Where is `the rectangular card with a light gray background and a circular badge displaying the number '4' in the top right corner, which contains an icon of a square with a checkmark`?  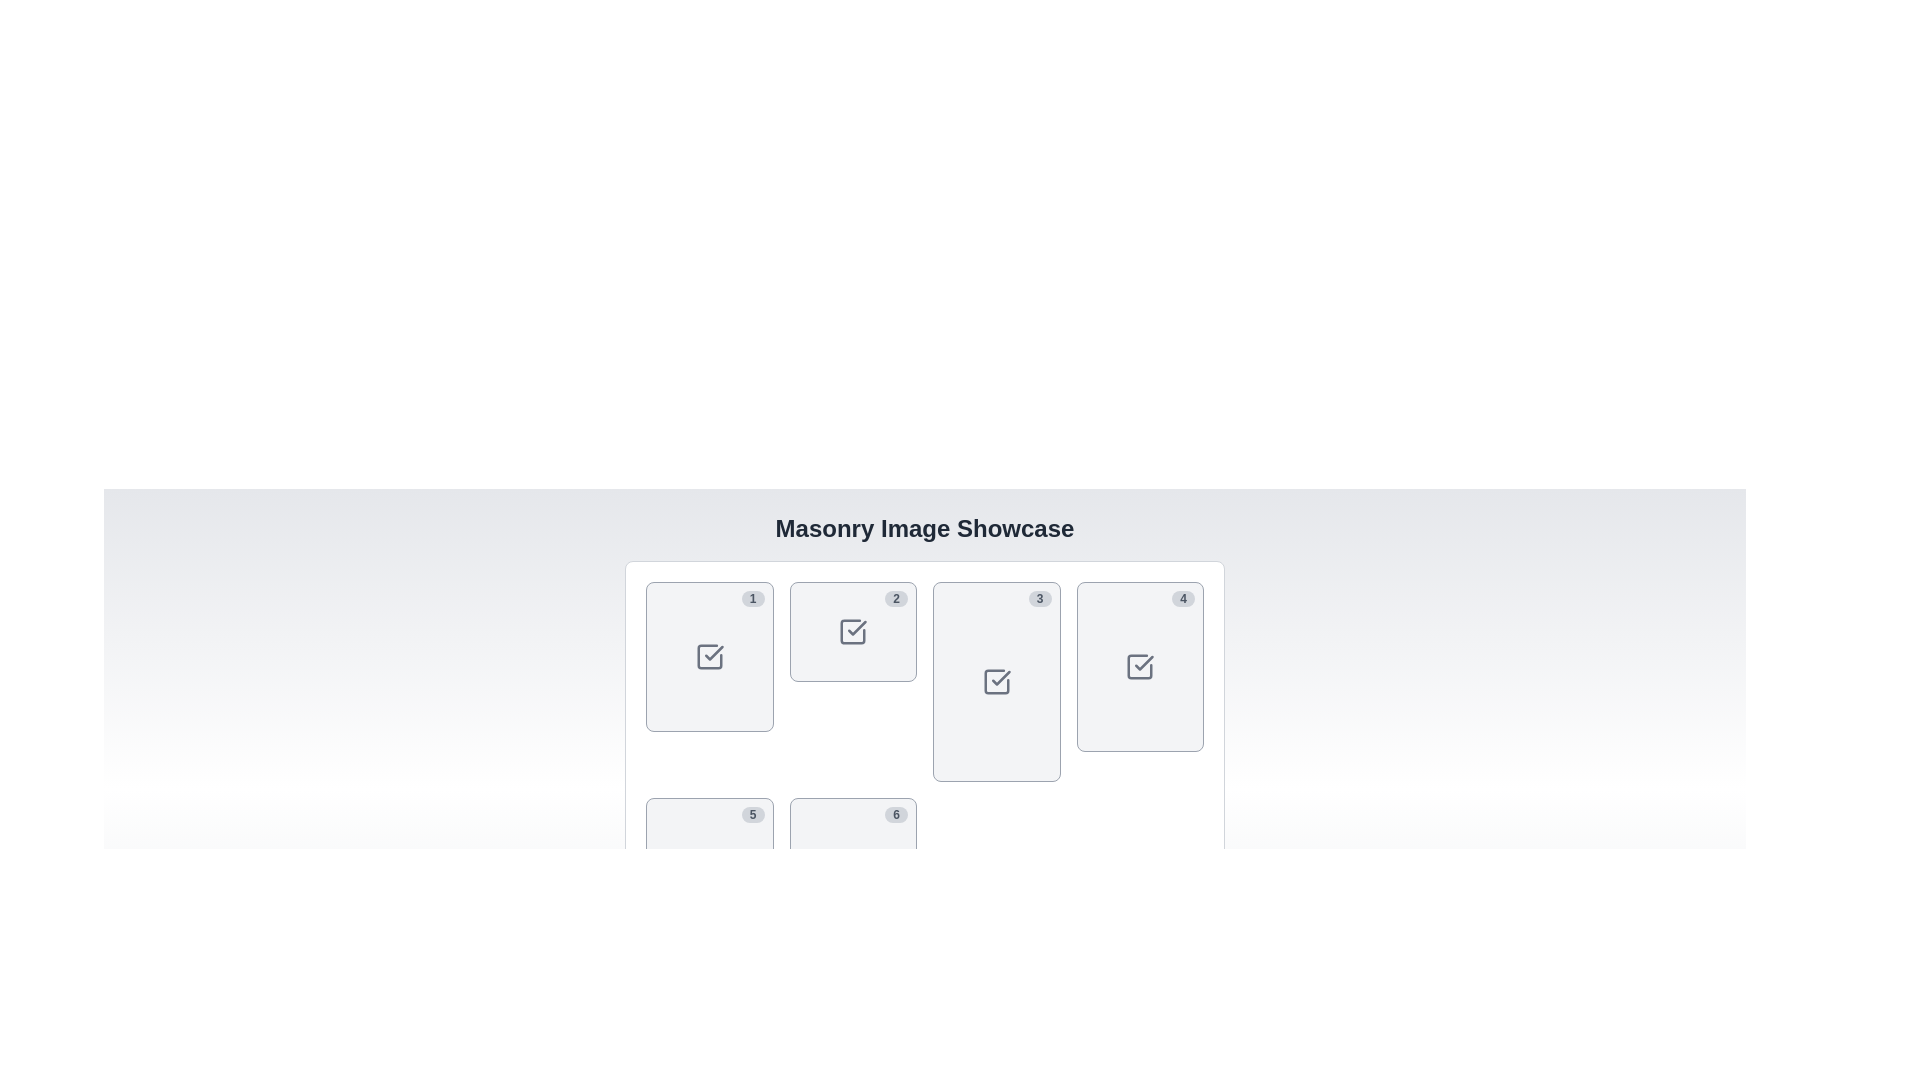 the rectangular card with a light gray background and a circular badge displaying the number '4' in the top right corner, which contains an icon of a square with a checkmark is located at coordinates (1140, 667).